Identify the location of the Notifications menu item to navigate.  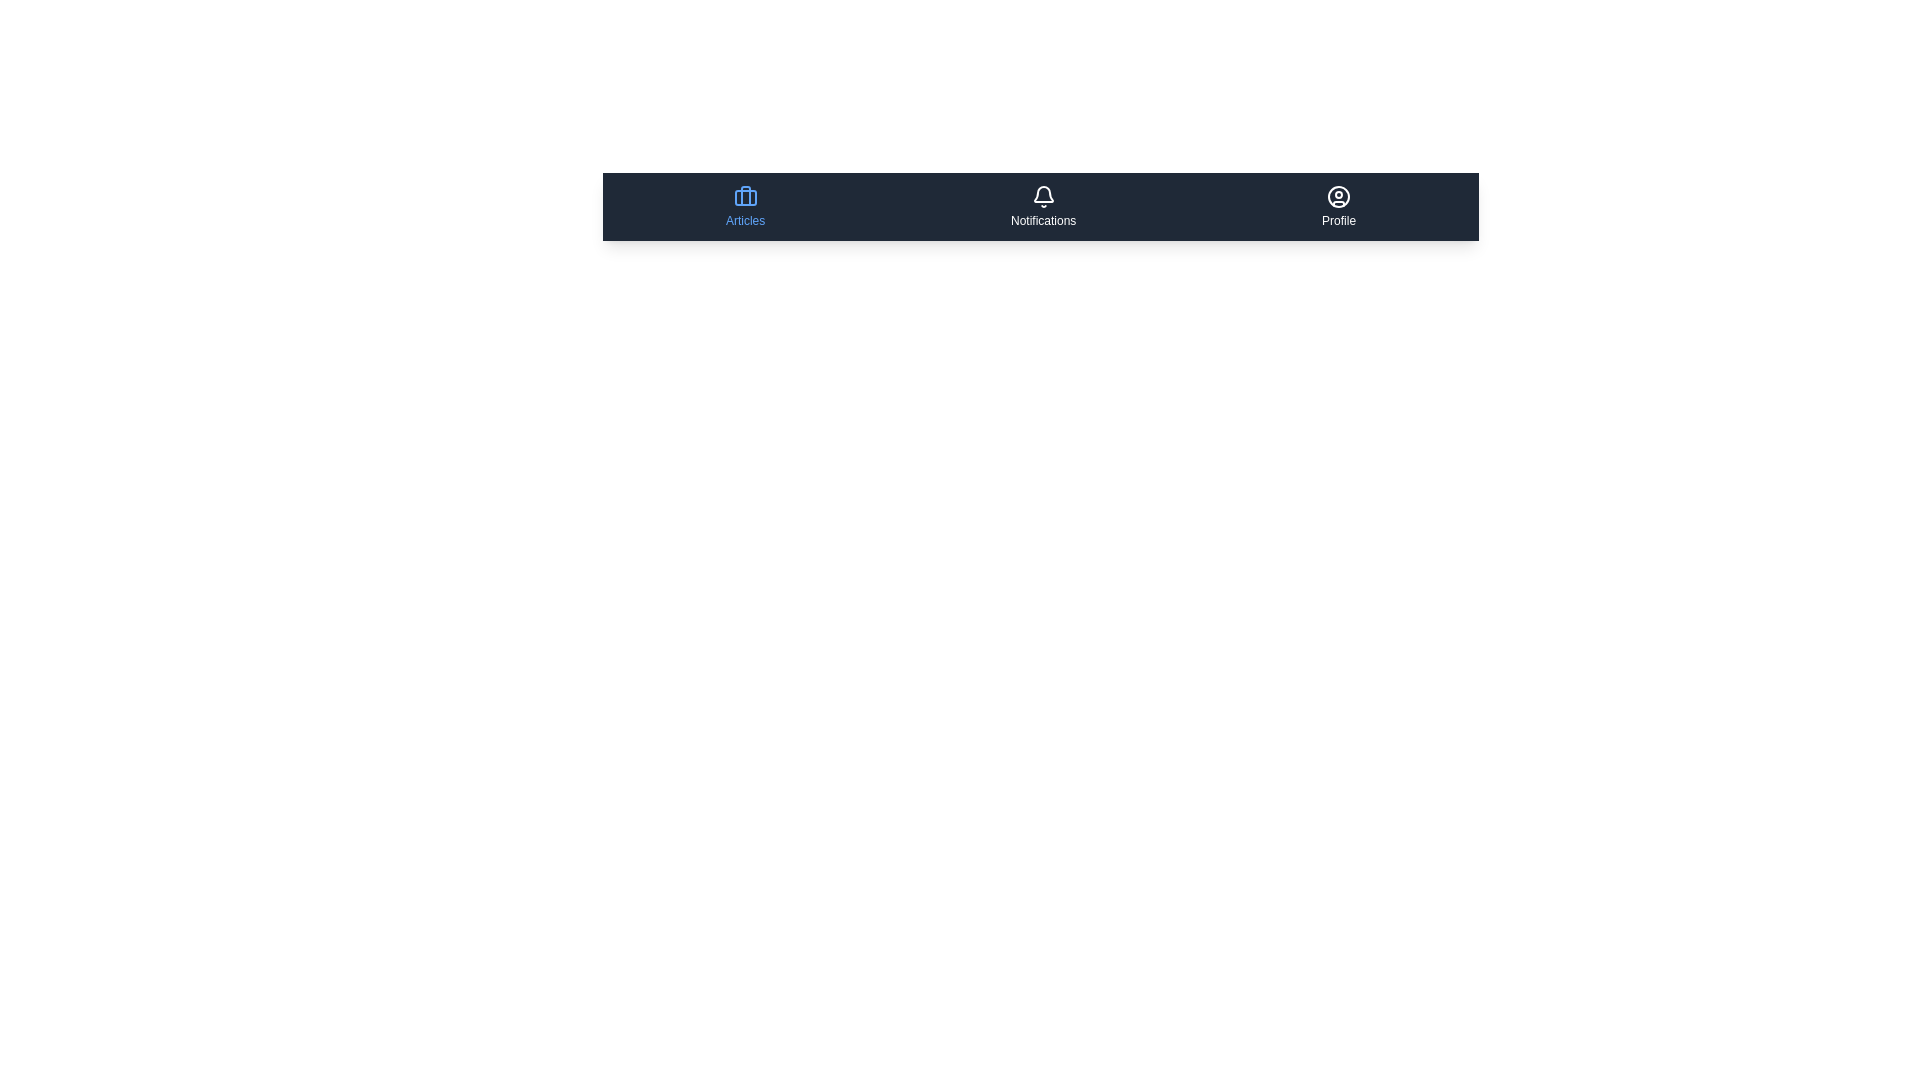
(1042, 207).